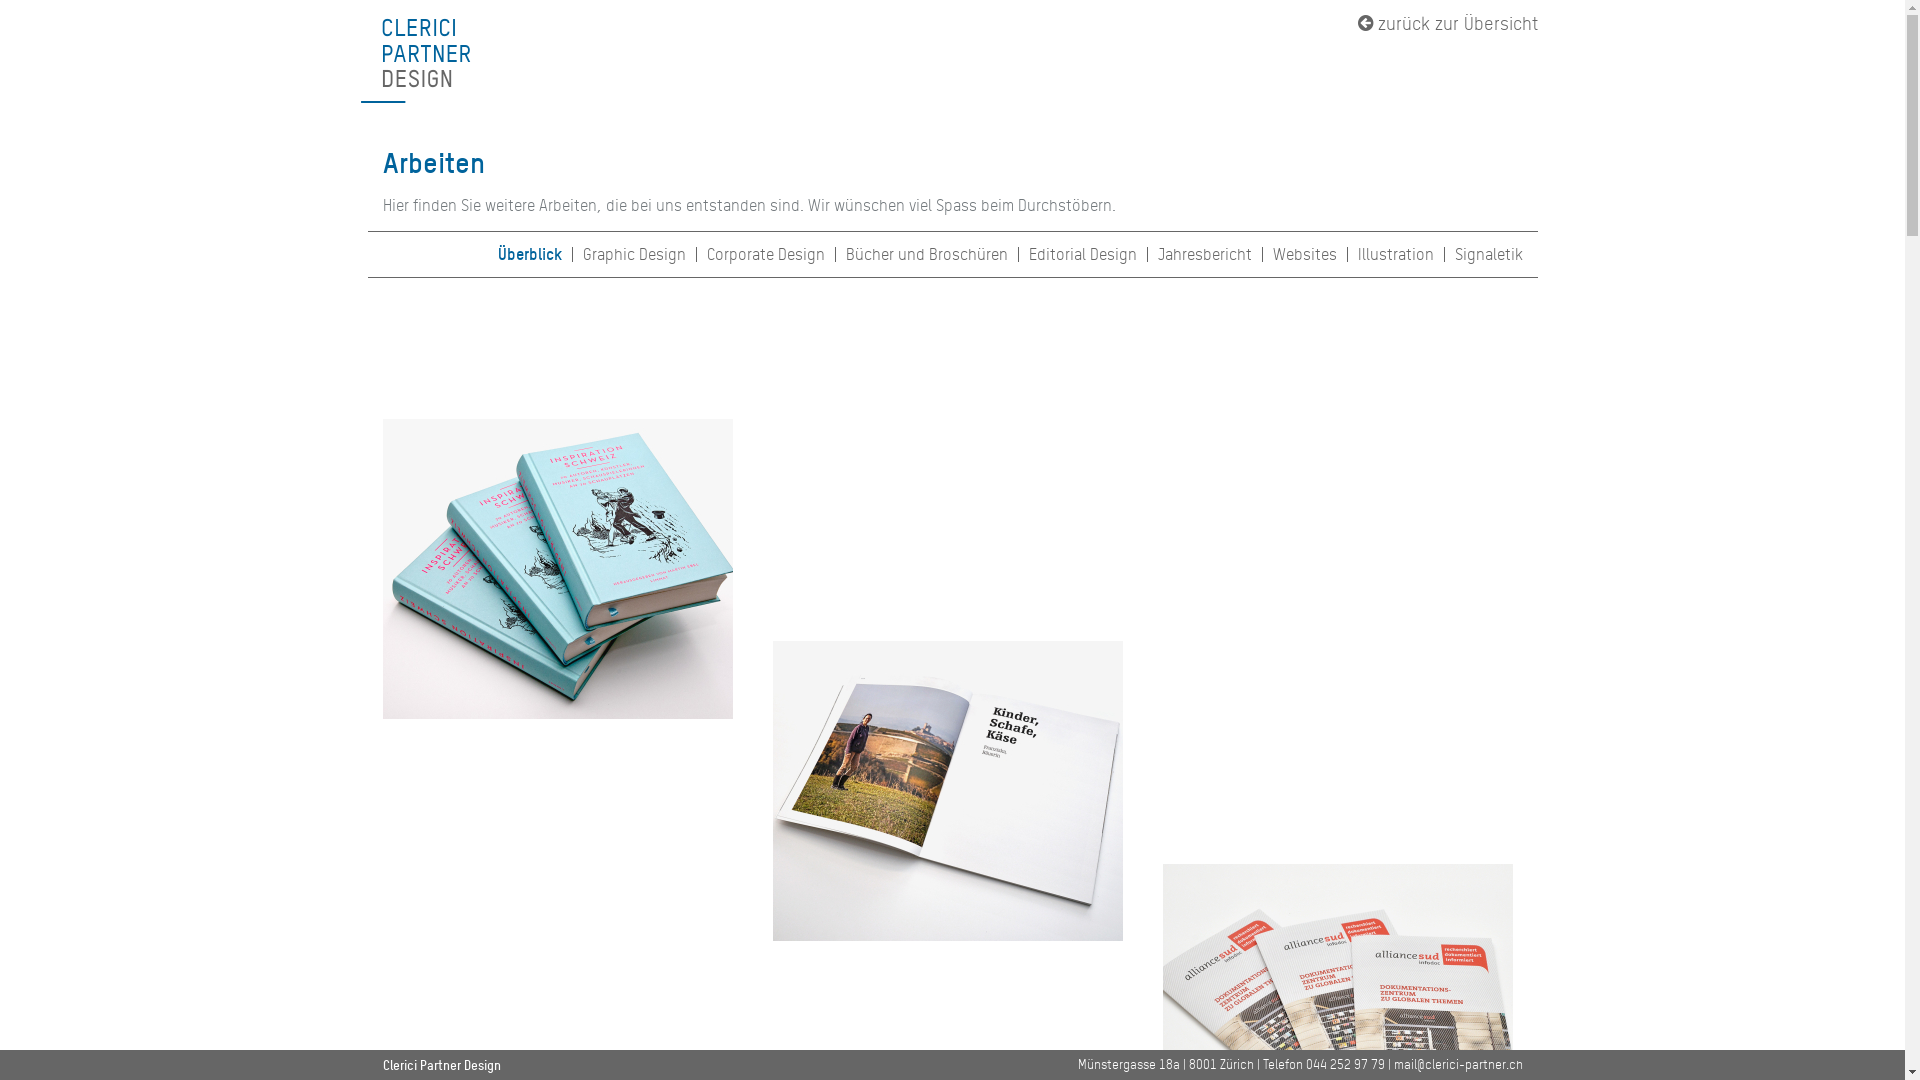 The width and height of the screenshot is (1920, 1080). What do you see at coordinates (1458, 1063) in the screenshot?
I see `'mail@clerici-partner.ch'` at bounding box center [1458, 1063].